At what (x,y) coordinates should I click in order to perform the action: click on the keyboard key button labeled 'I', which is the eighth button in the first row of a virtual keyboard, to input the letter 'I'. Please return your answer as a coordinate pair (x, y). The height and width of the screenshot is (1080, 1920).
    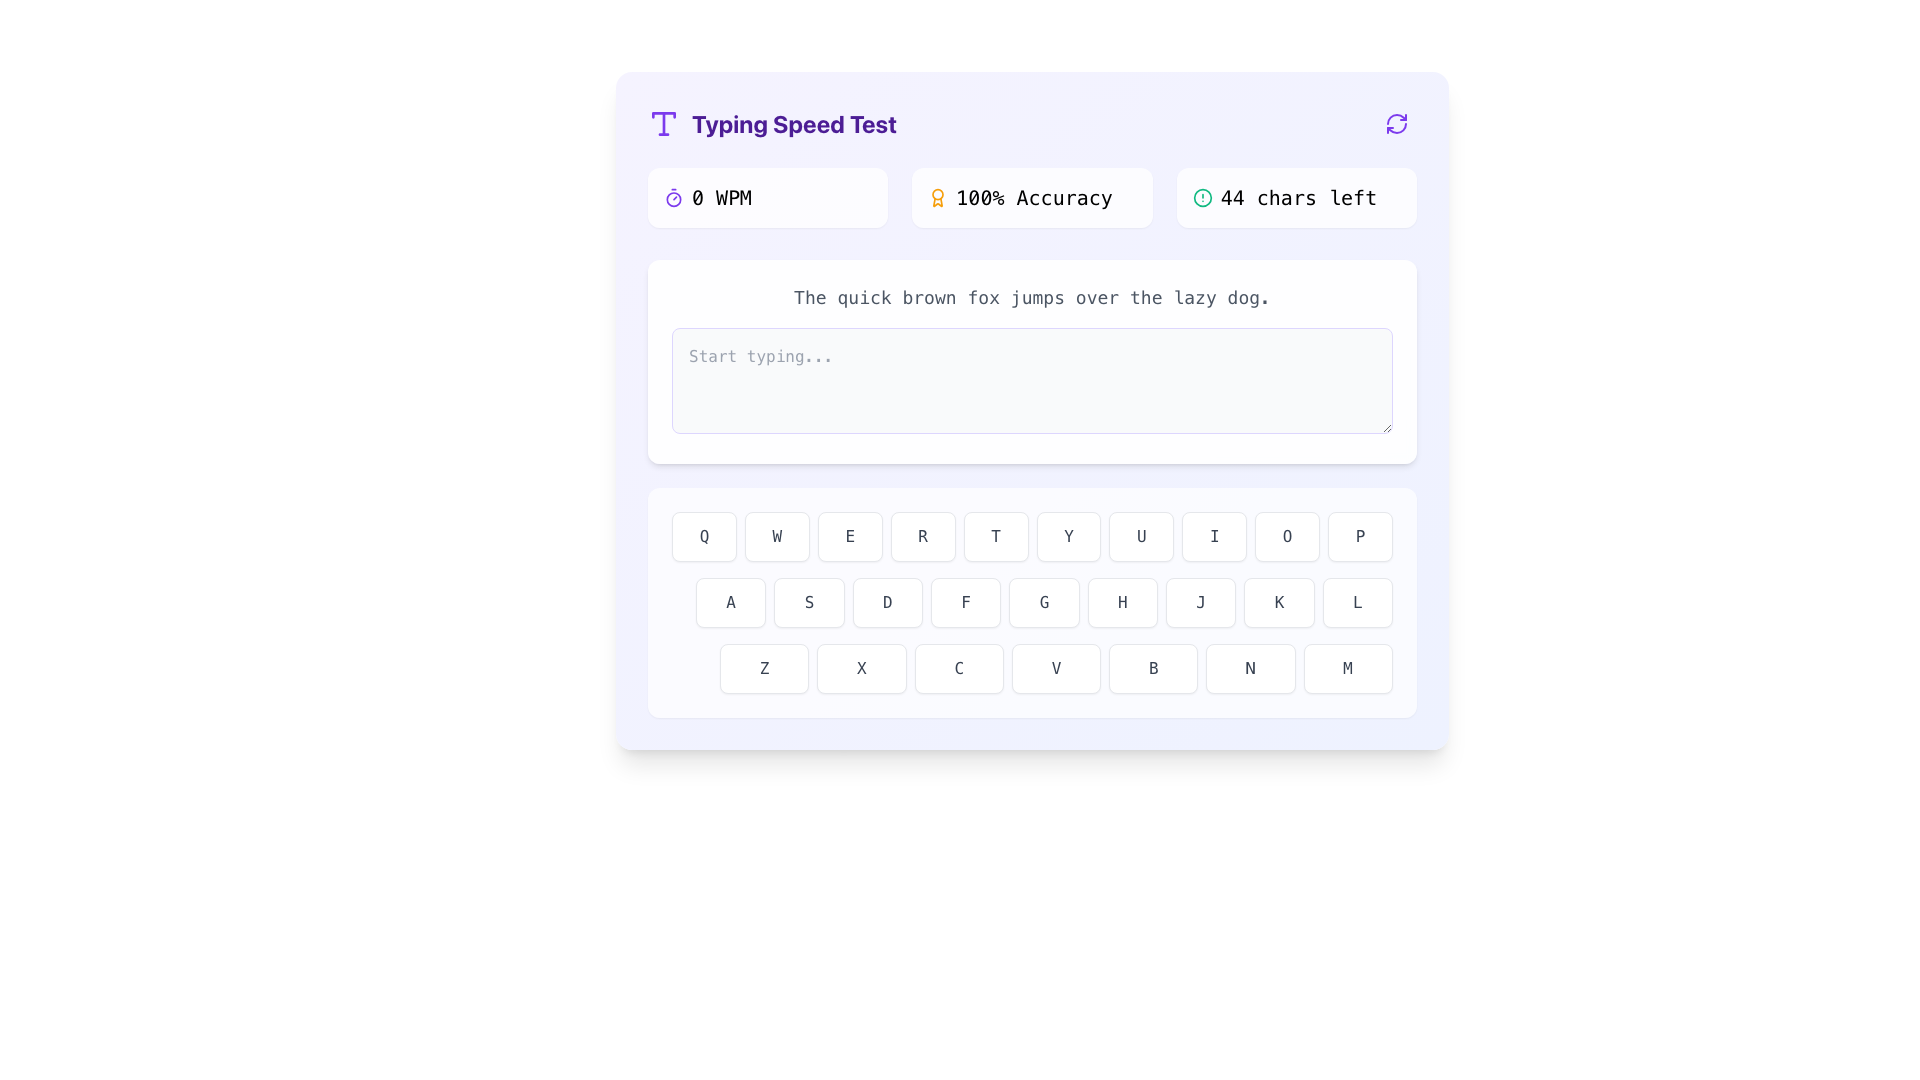
    Looking at the image, I should click on (1213, 535).